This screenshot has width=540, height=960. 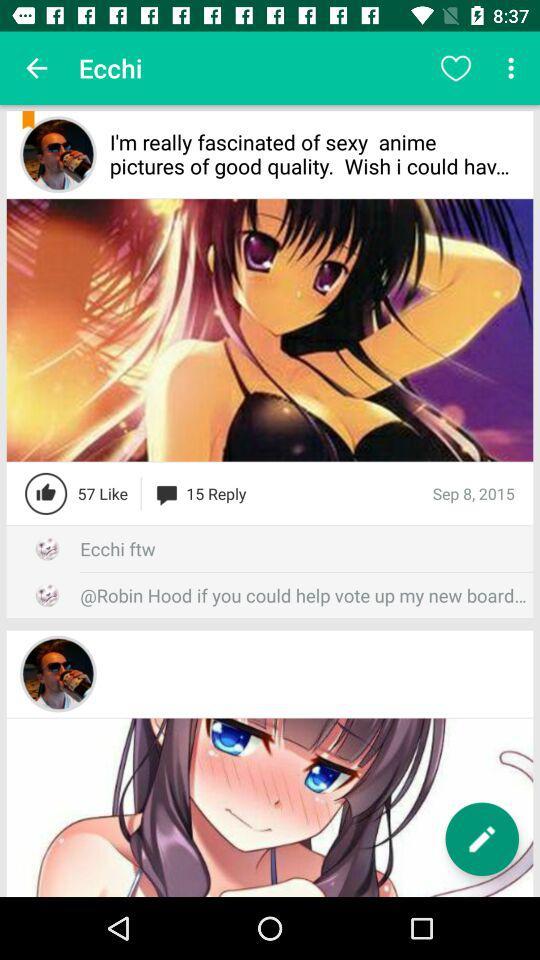 What do you see at coordinates (455, 68) in the screenshot?
I see `app next to the ecchi  app` at bounding box center [455, 68].